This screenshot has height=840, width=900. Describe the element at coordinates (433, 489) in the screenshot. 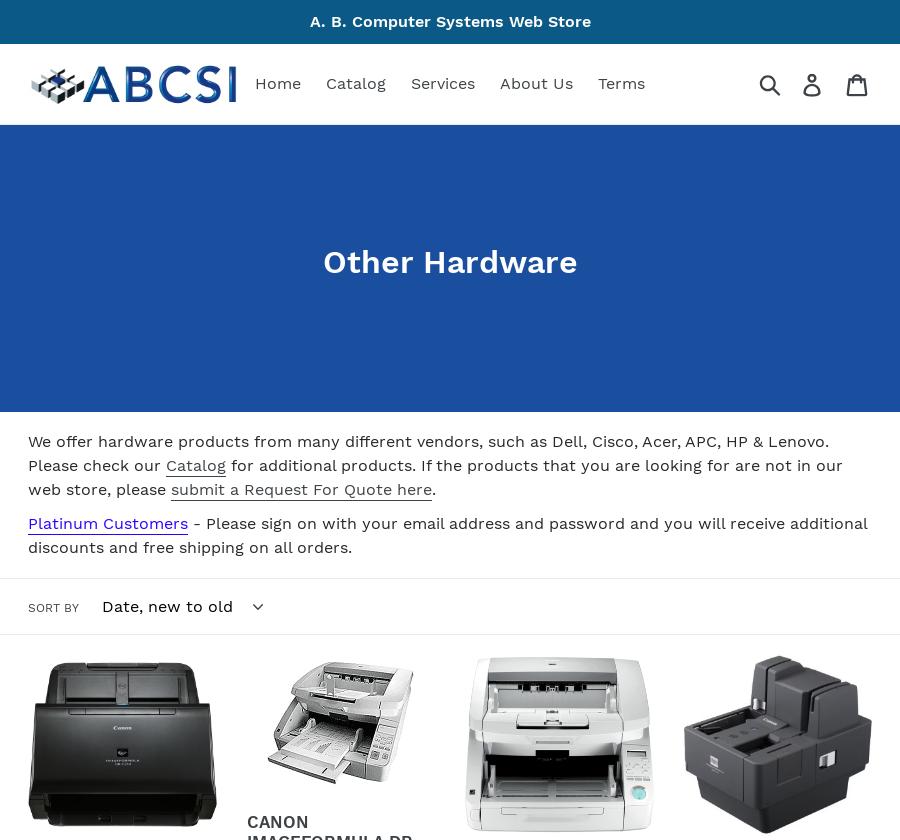

I see `'.'` at that location.